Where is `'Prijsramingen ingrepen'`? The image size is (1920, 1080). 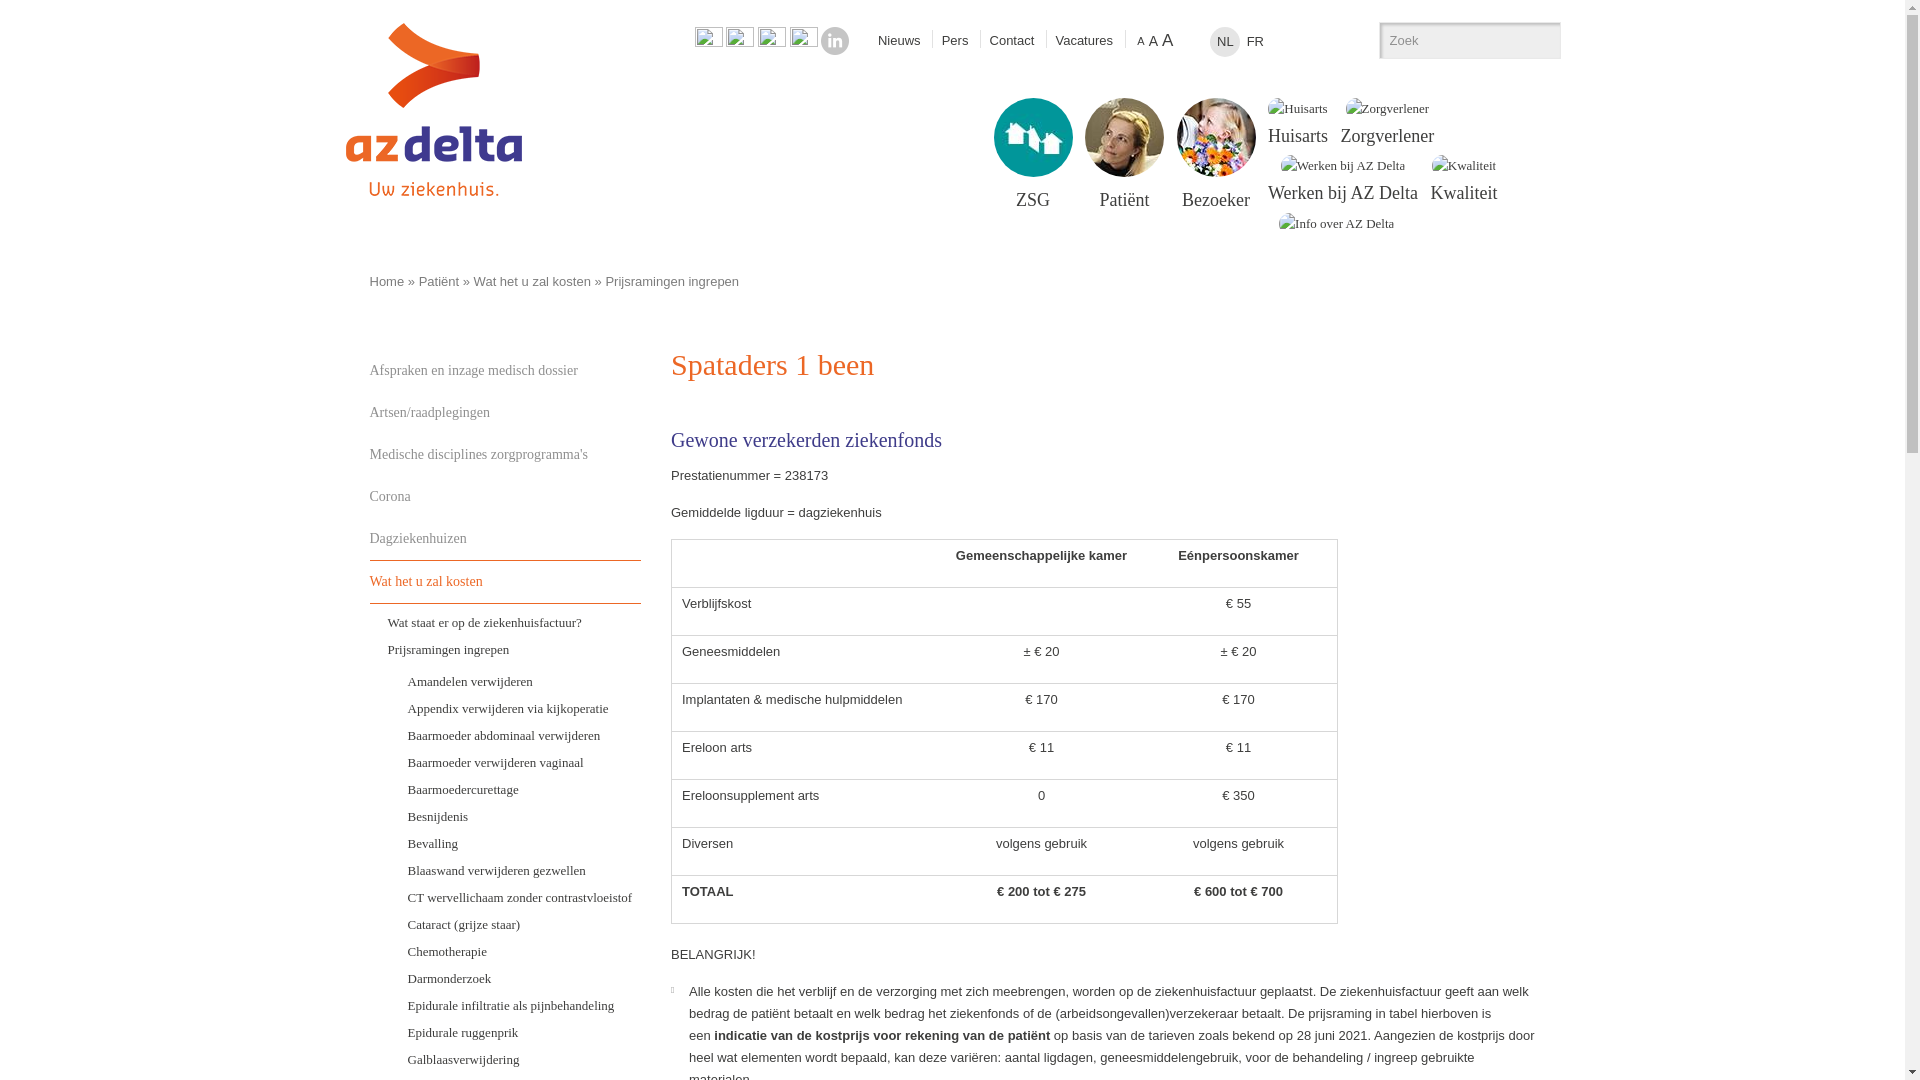 'Prijsramingen ingrepen' is located at coordinates (505, 649).